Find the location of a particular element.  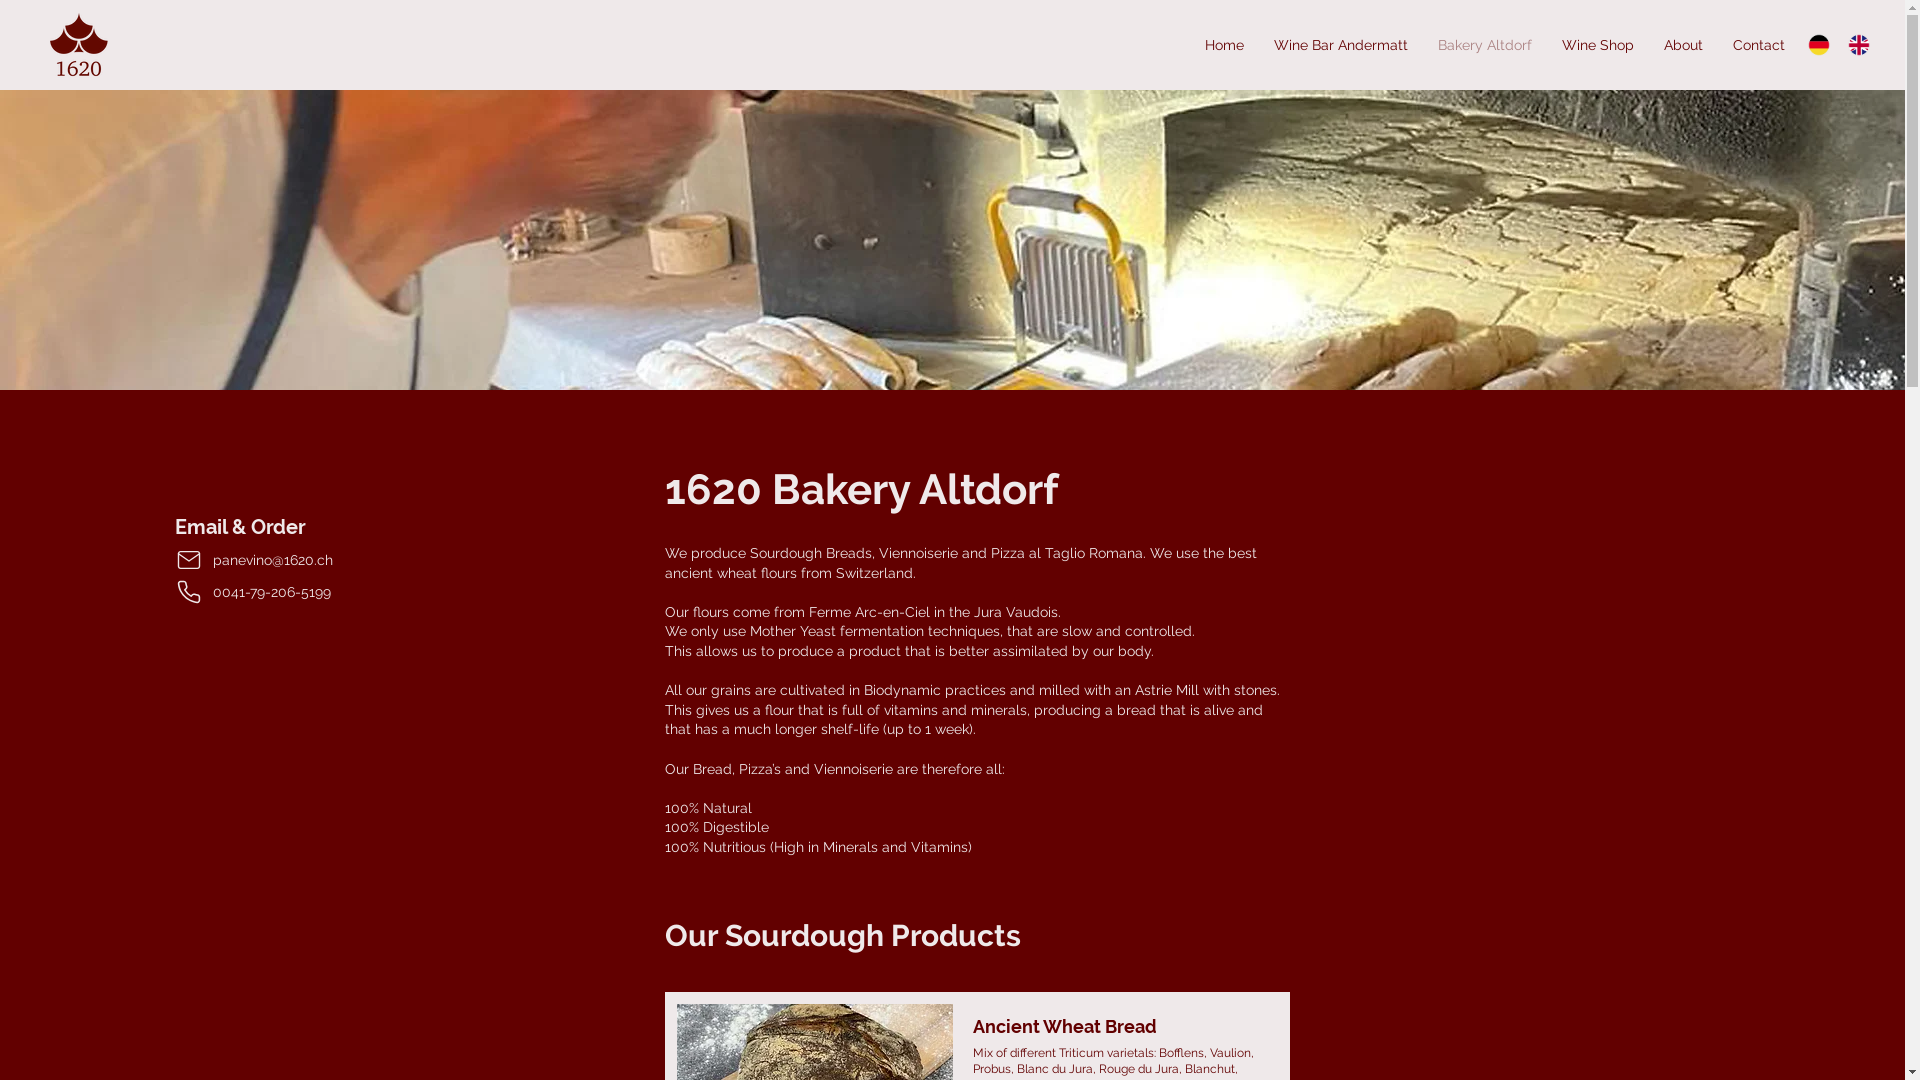

'Wine Bar Andermatt' is located at coordinates (1340, 45).